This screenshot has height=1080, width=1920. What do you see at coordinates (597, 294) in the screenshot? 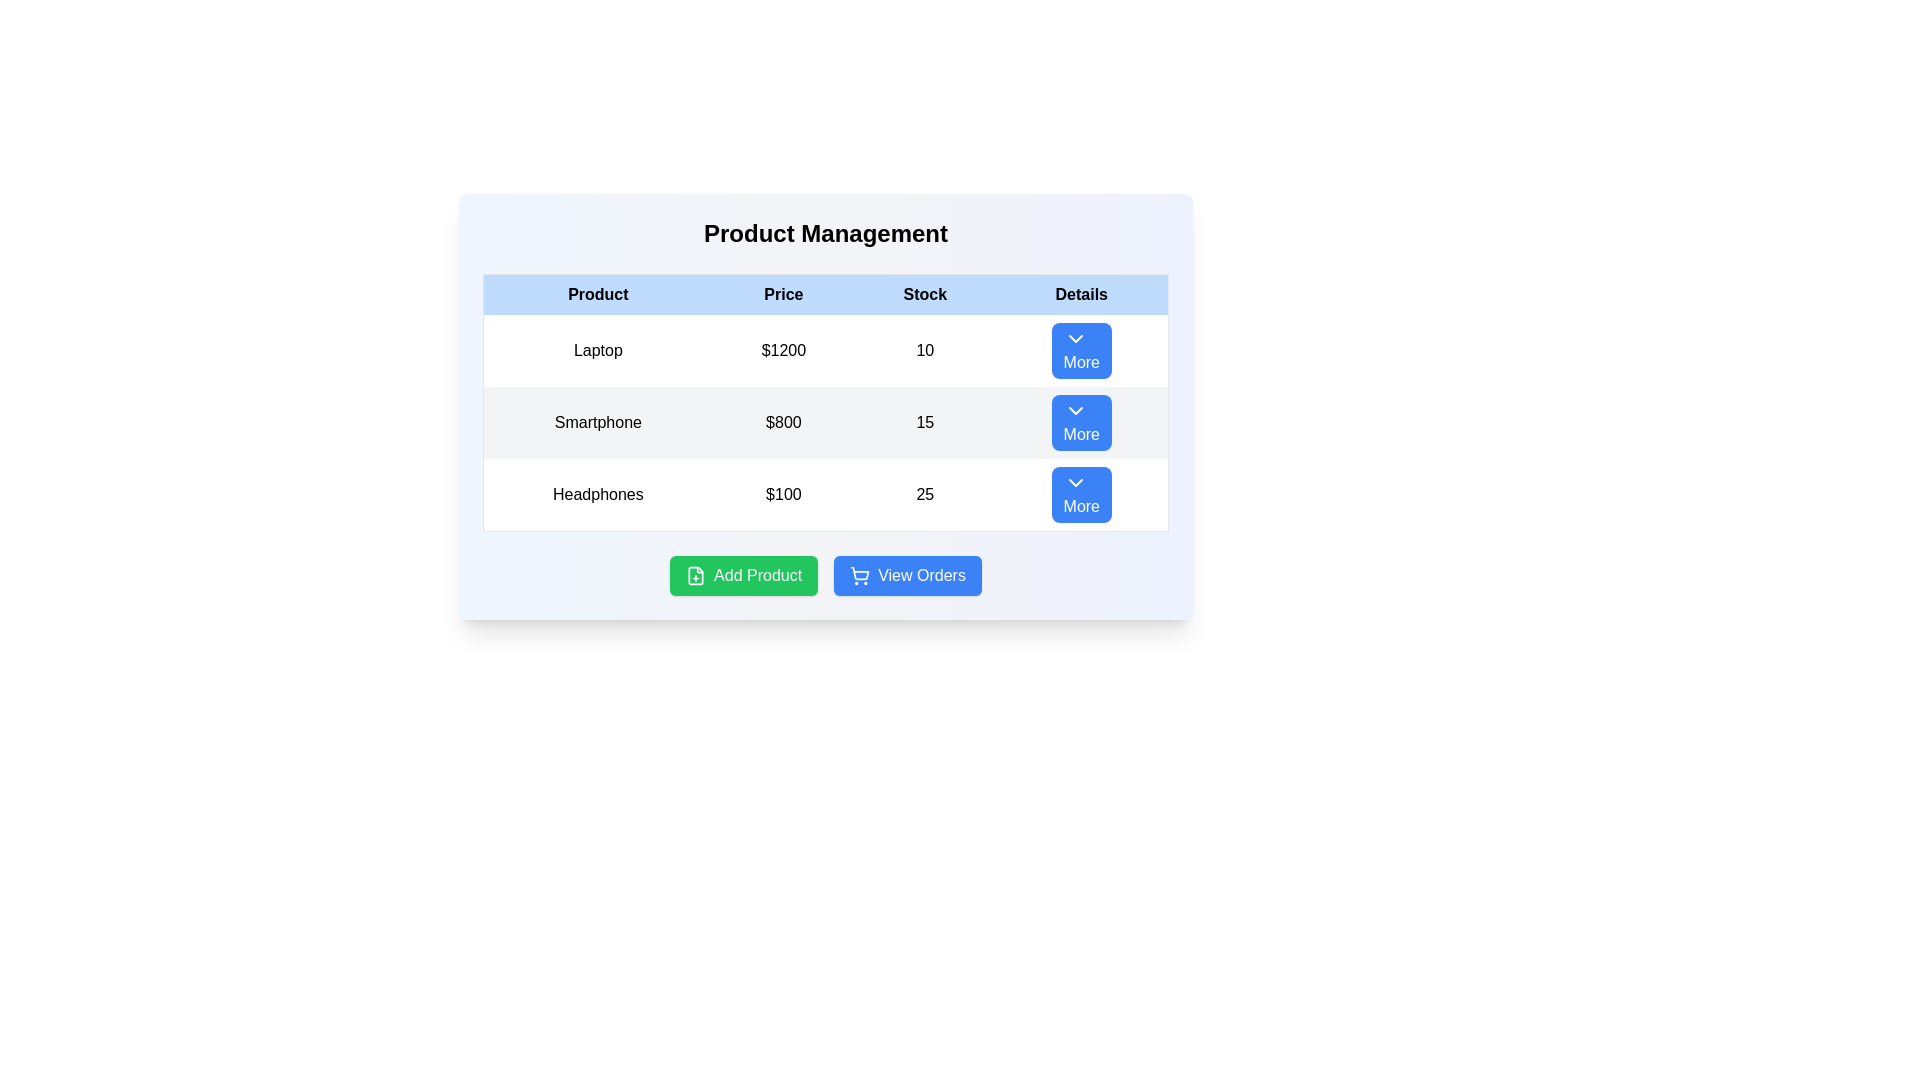
I see `the text label that says 'Product', which is styled with a light blue background and is the first element in the header row of the 'Product Management' section` at bounding box center [597, 294].